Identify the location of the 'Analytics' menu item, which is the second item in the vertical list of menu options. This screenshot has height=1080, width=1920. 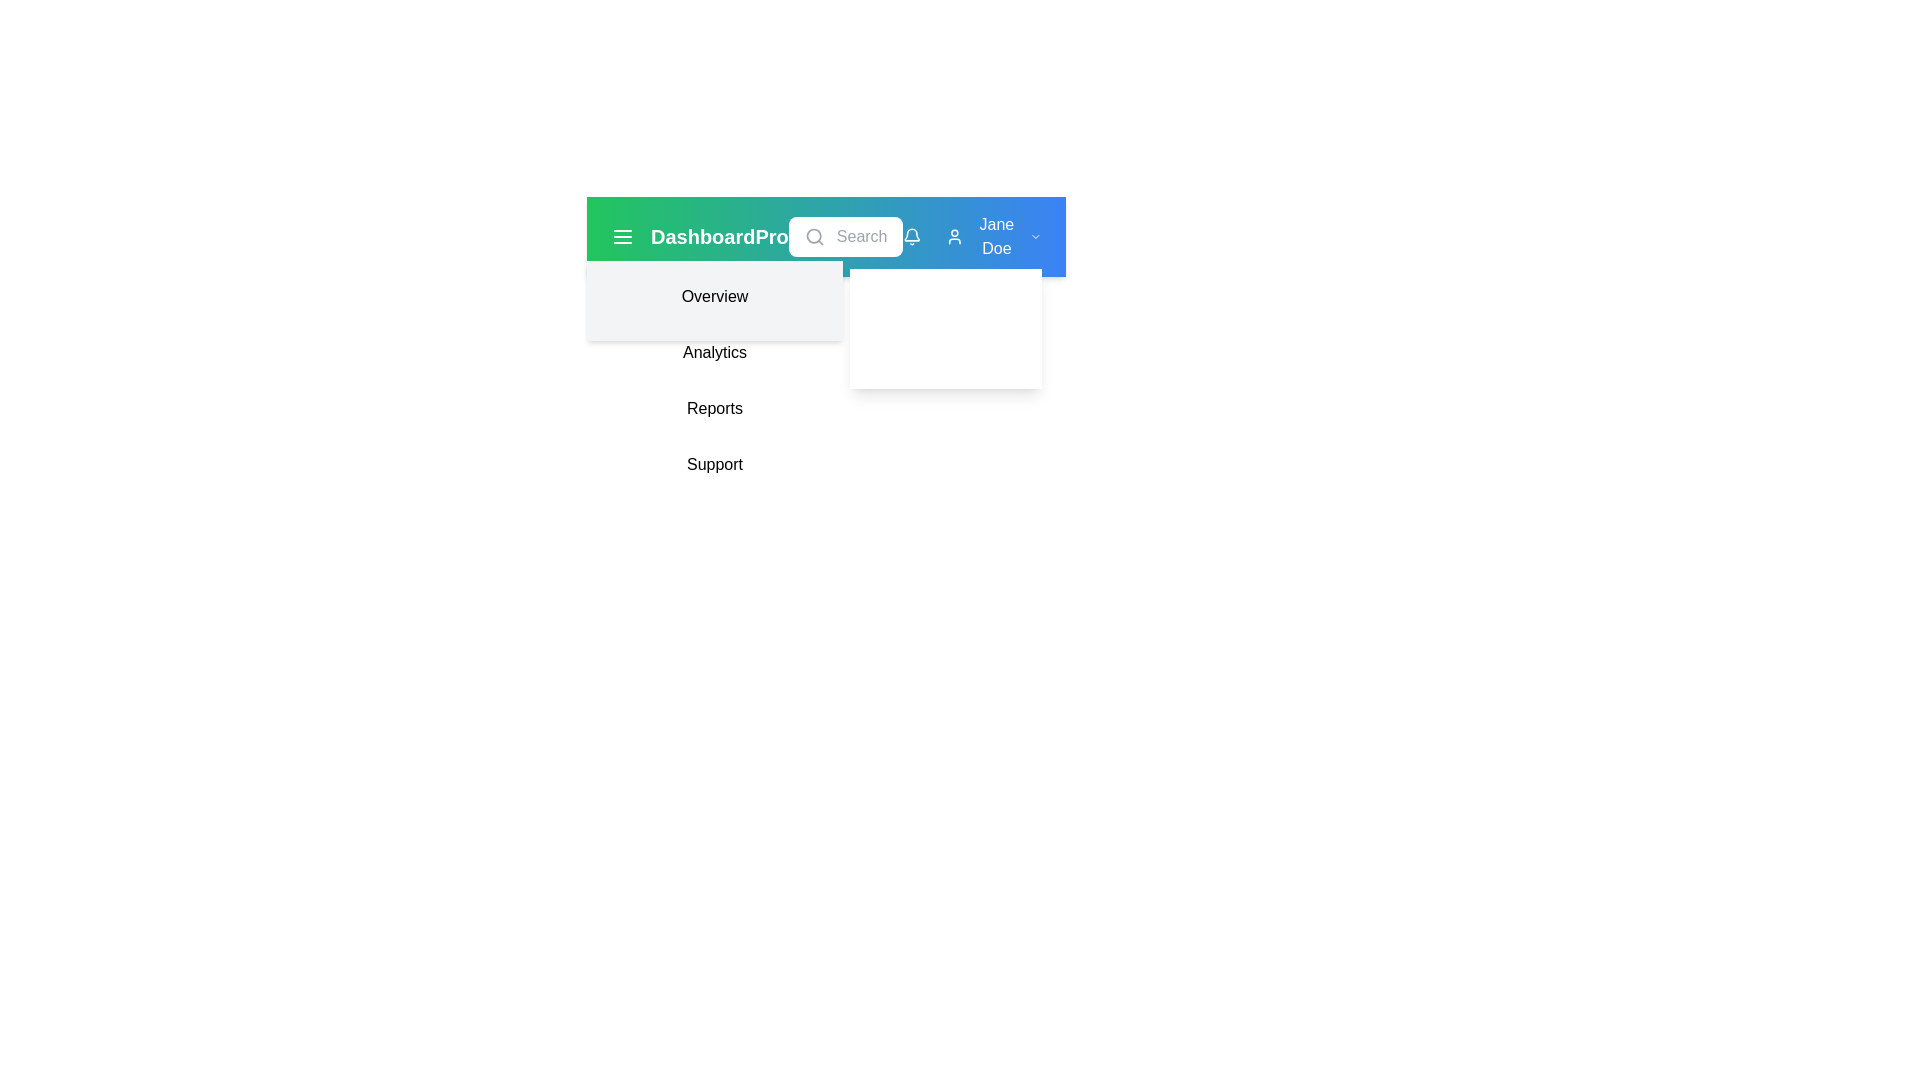
(715, 352).